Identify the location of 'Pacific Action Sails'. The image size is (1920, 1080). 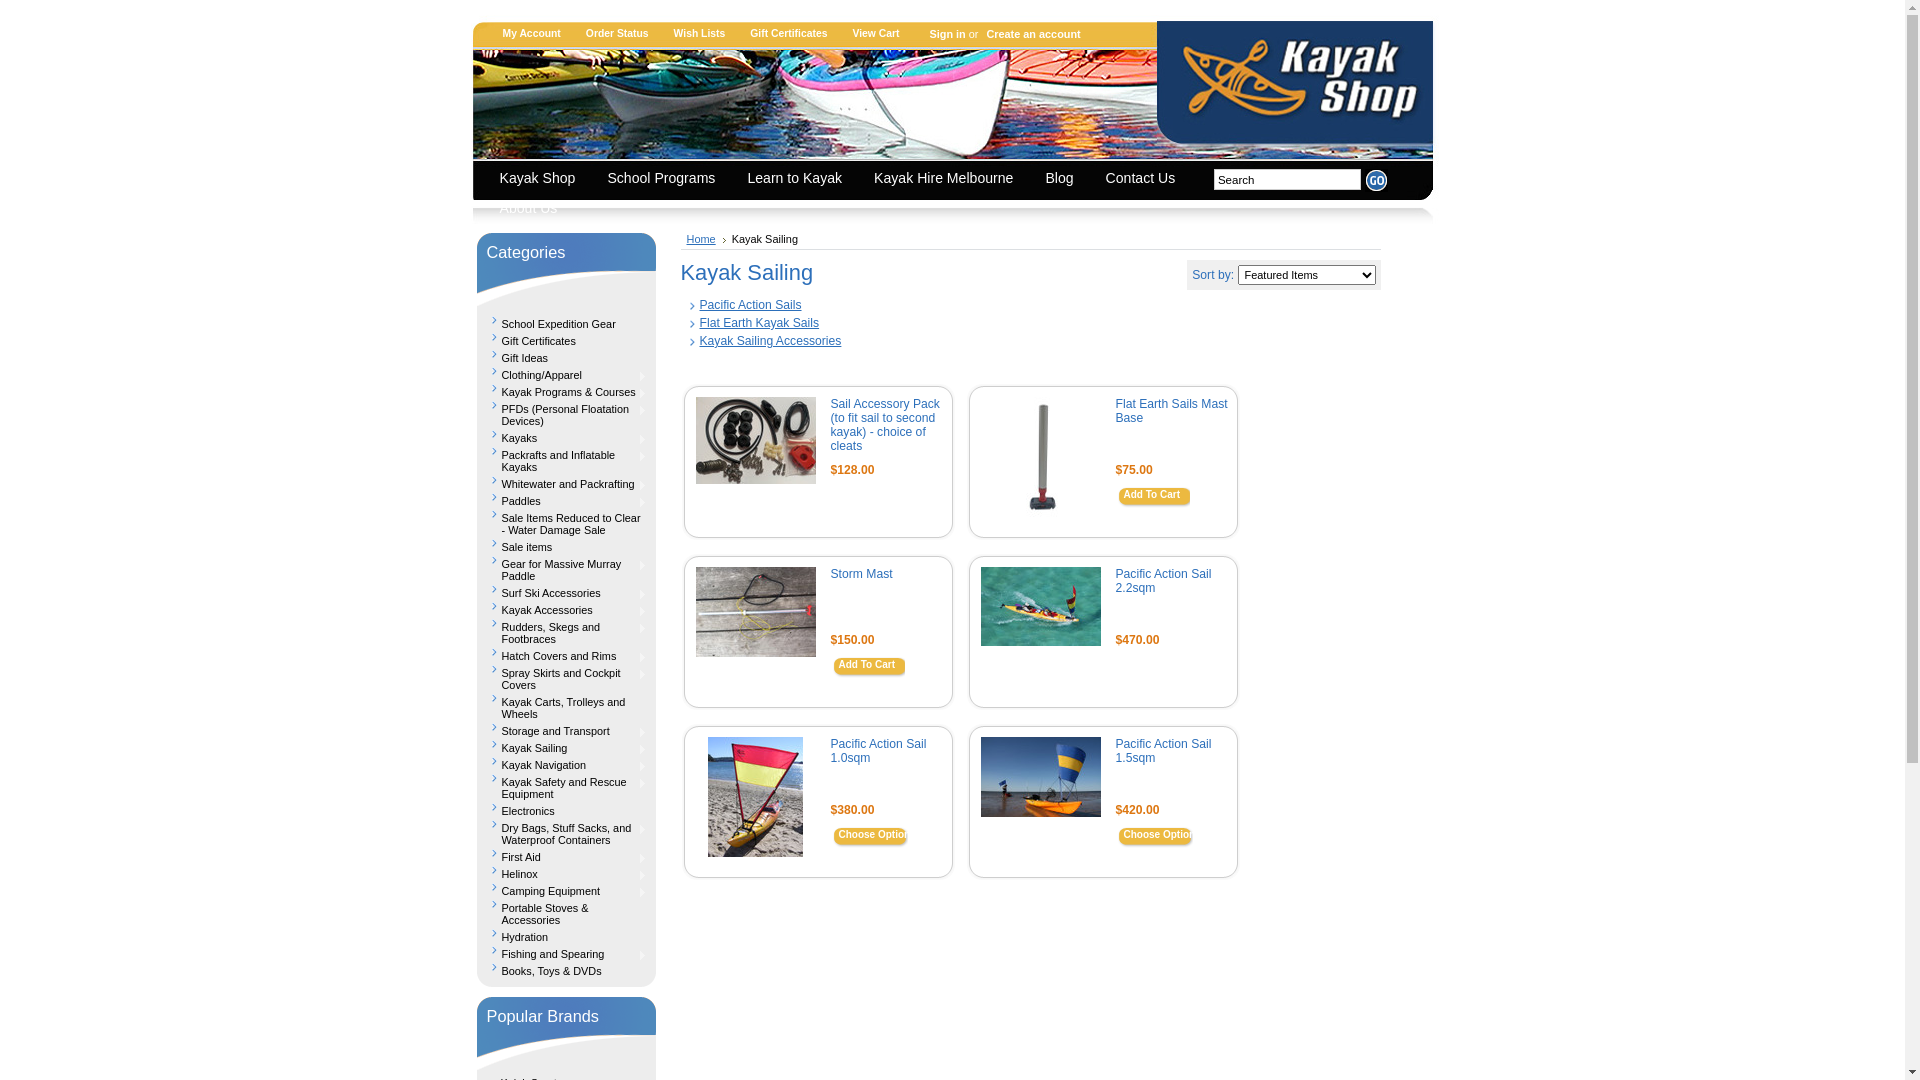
(749, 304).